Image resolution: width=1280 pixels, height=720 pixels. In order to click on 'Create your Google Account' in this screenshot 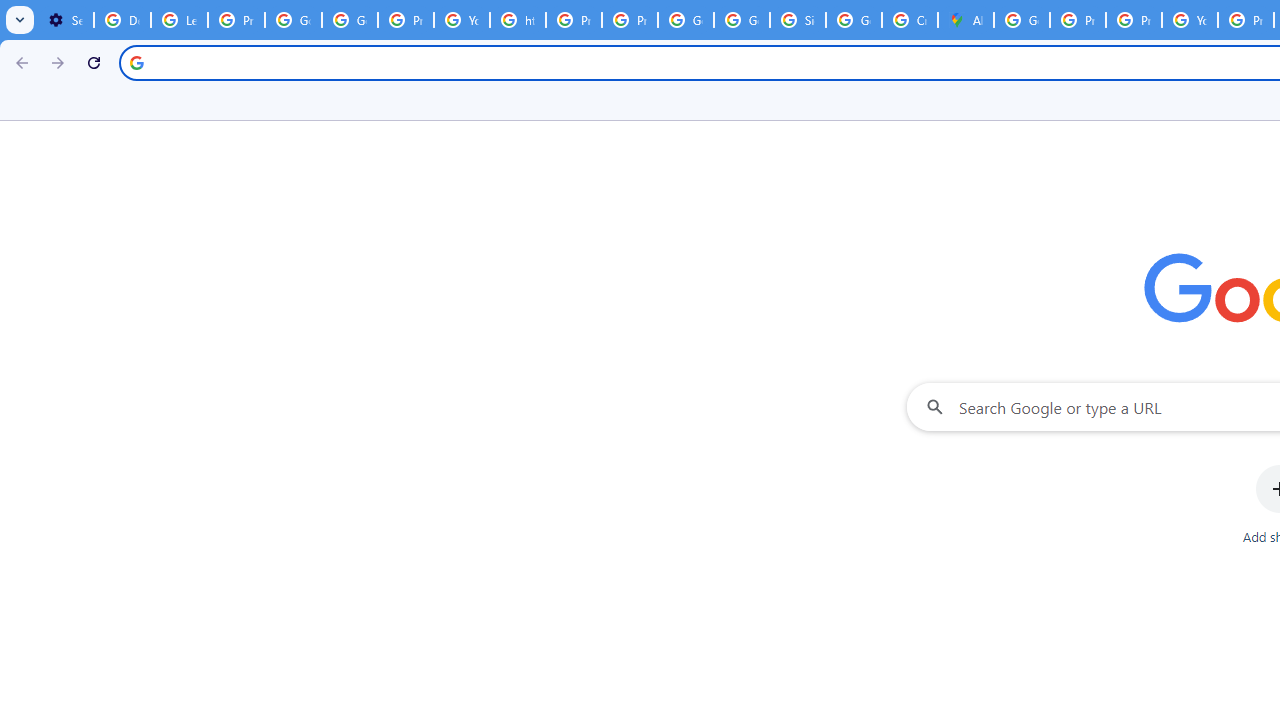, I will do `click(909, 20)`.